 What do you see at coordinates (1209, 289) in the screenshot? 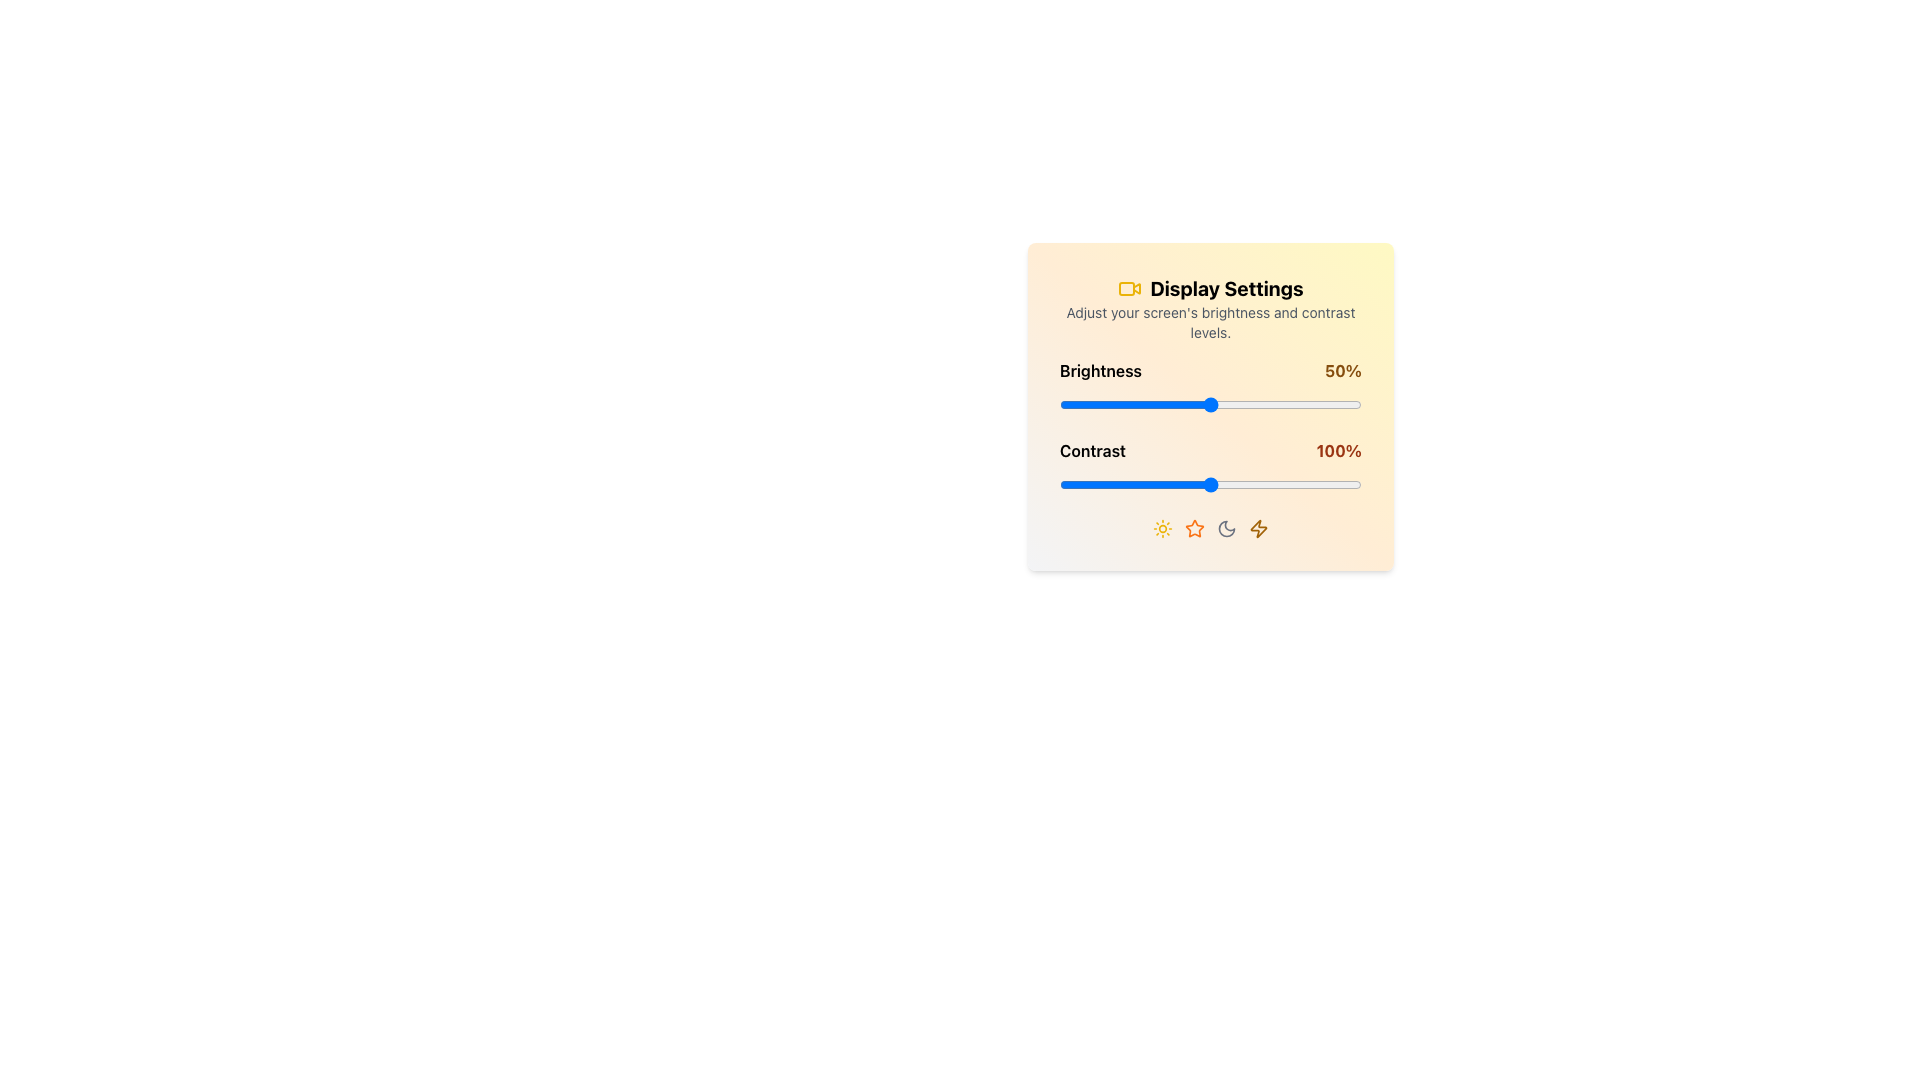
I see `the 'Display Settings' heading, which is a bold, large, centered text label accompanied by a yellow video camera icon on its left` at bounding box center [1209, 289].